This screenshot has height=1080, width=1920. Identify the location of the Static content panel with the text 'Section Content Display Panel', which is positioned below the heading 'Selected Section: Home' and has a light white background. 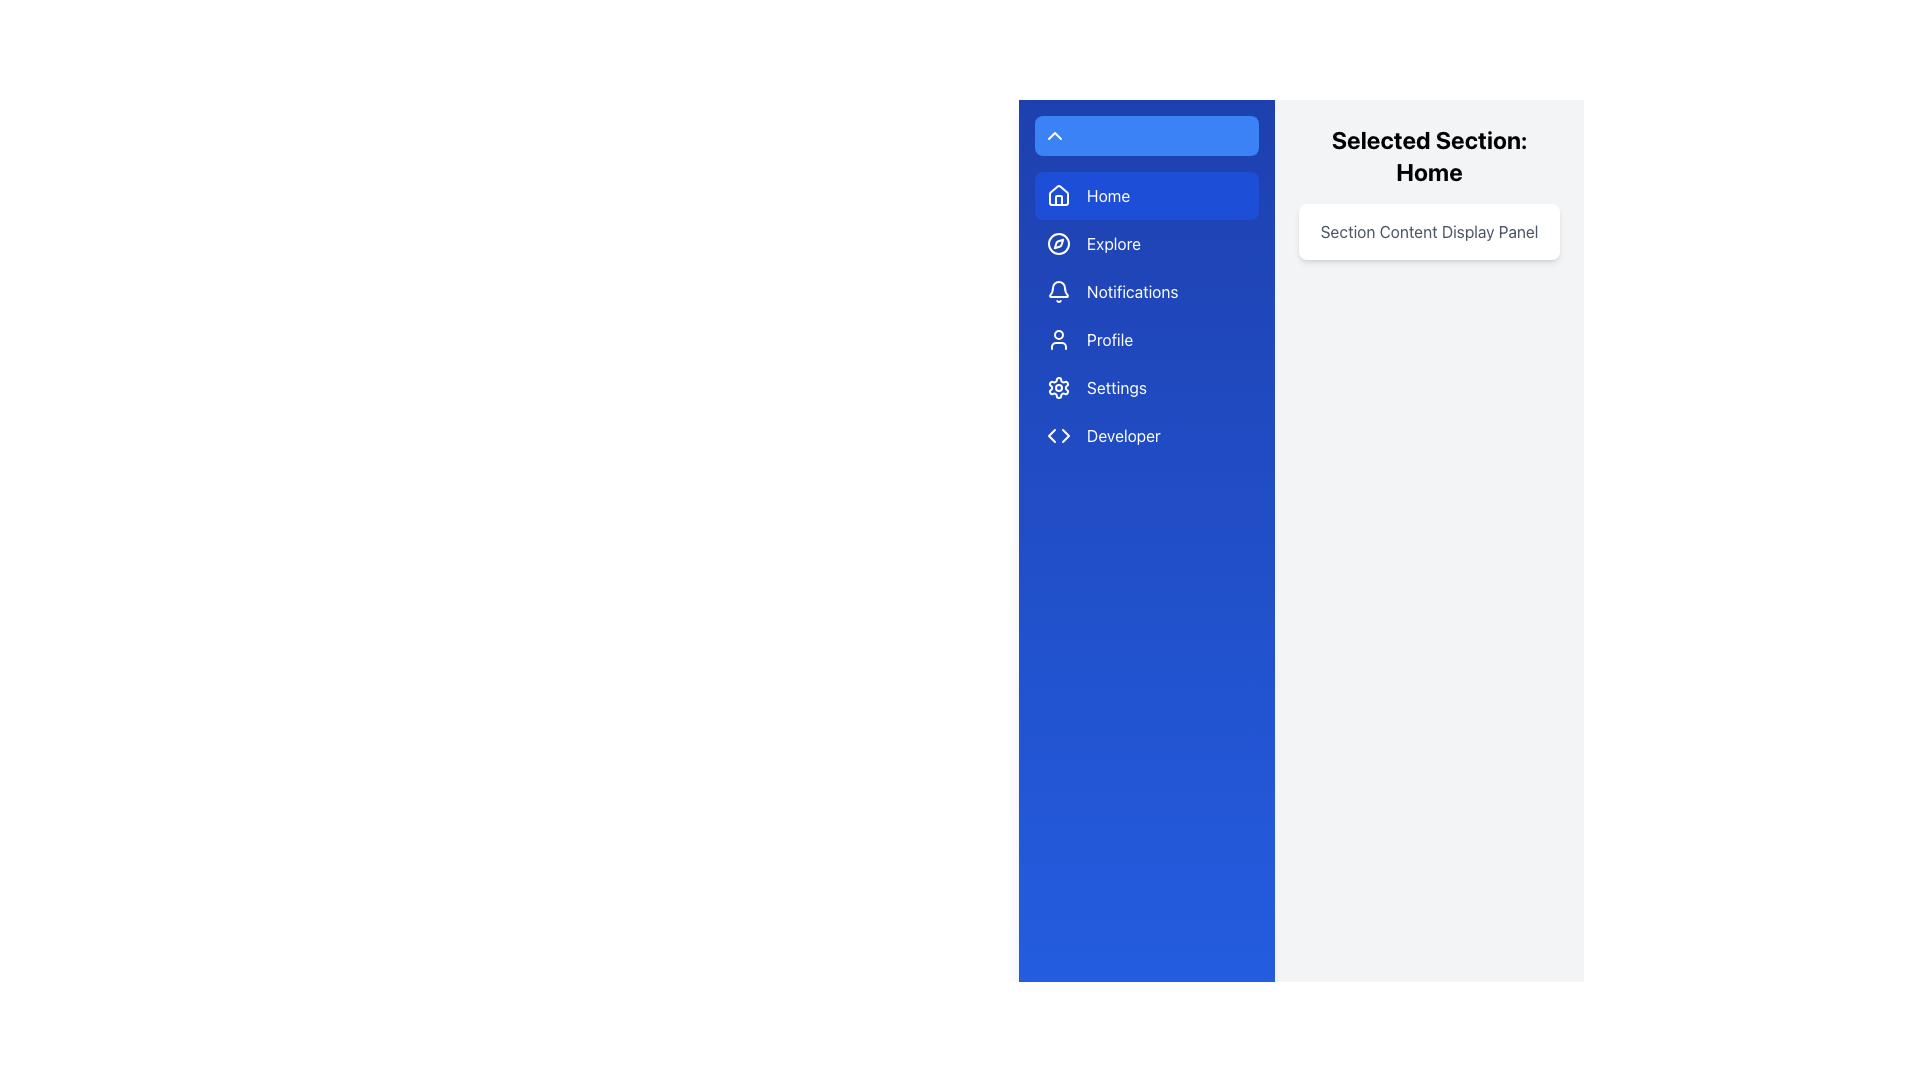
(1428, 230).